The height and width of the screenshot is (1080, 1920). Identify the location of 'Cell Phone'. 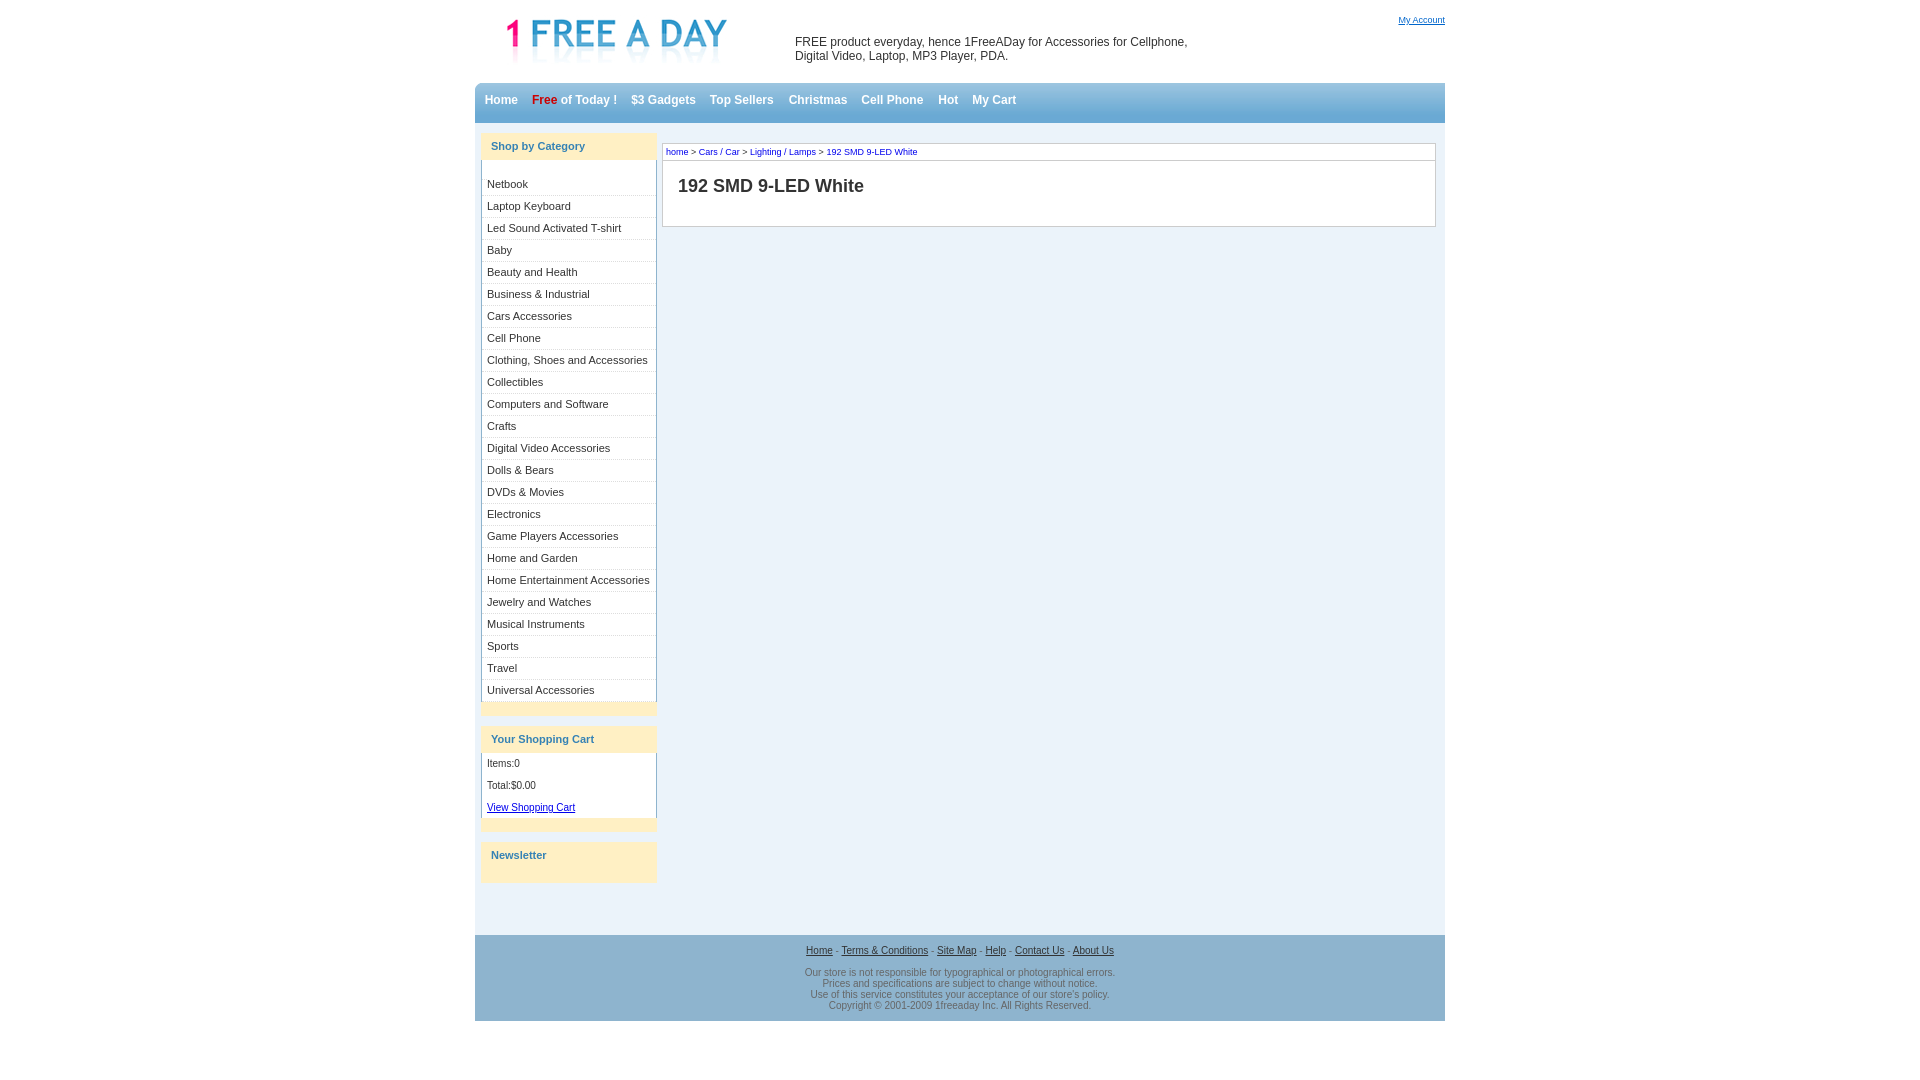
(891, 100).